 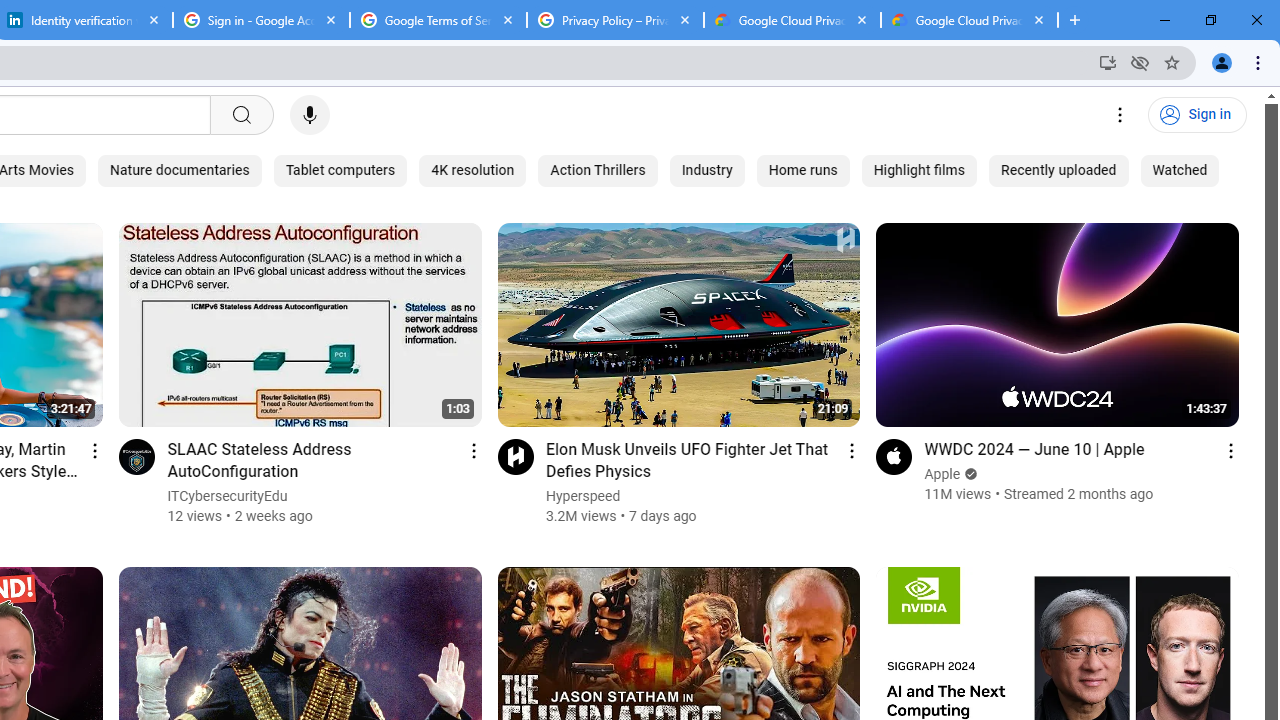 What do you see at coordinates (340, 170) in the screenshot?
I see `'Tablet computers'` at bounding box center [340, 170].